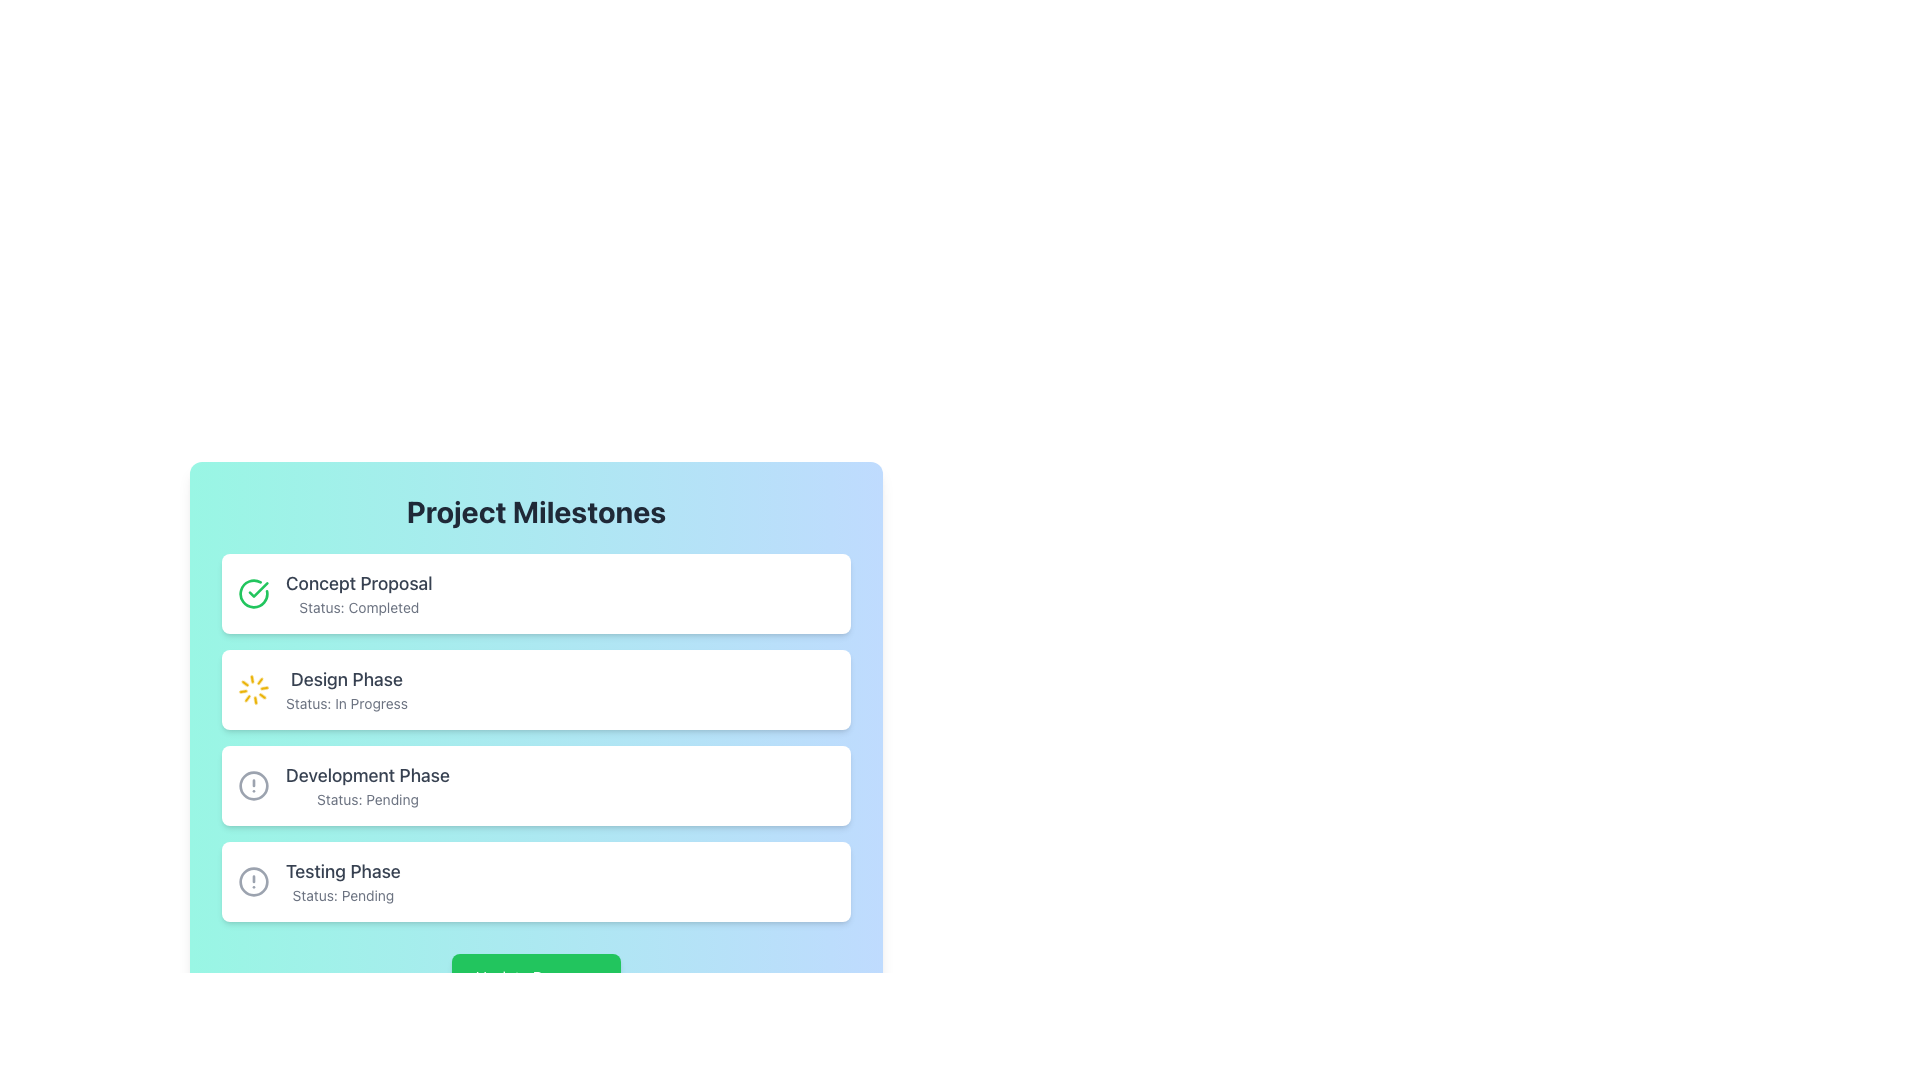 The image size is (1920, 1080). What do you see at coordinates (536, 511) in the screenshot?
I see `the heading 'Project Milestones' styled with a large, bold font` at bounding box center [536, 511].